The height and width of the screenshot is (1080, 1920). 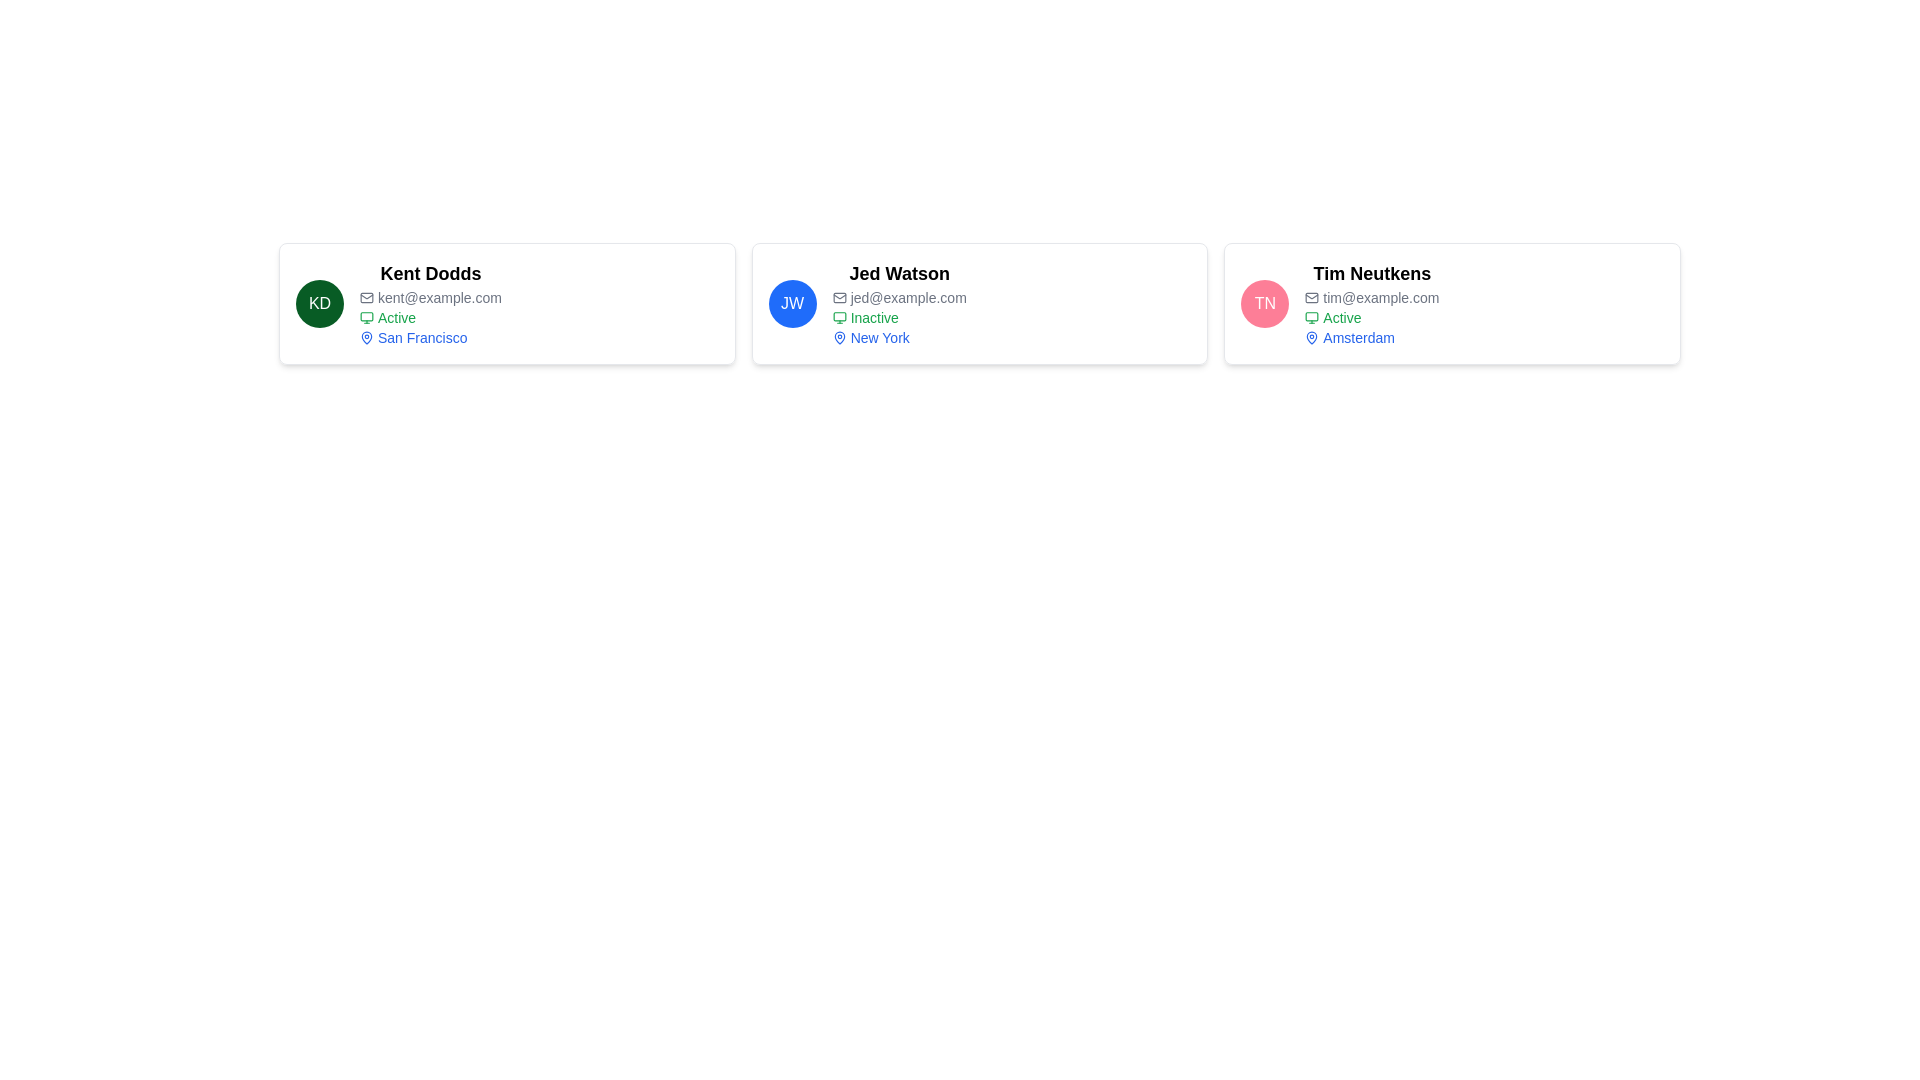 What do you see at coordinates (1312, 316) in the screenshot?
I see `the green monitor icon located to the left of the 'Active' text within Tim Neutkens' card` at bounding box center [1312, 316].